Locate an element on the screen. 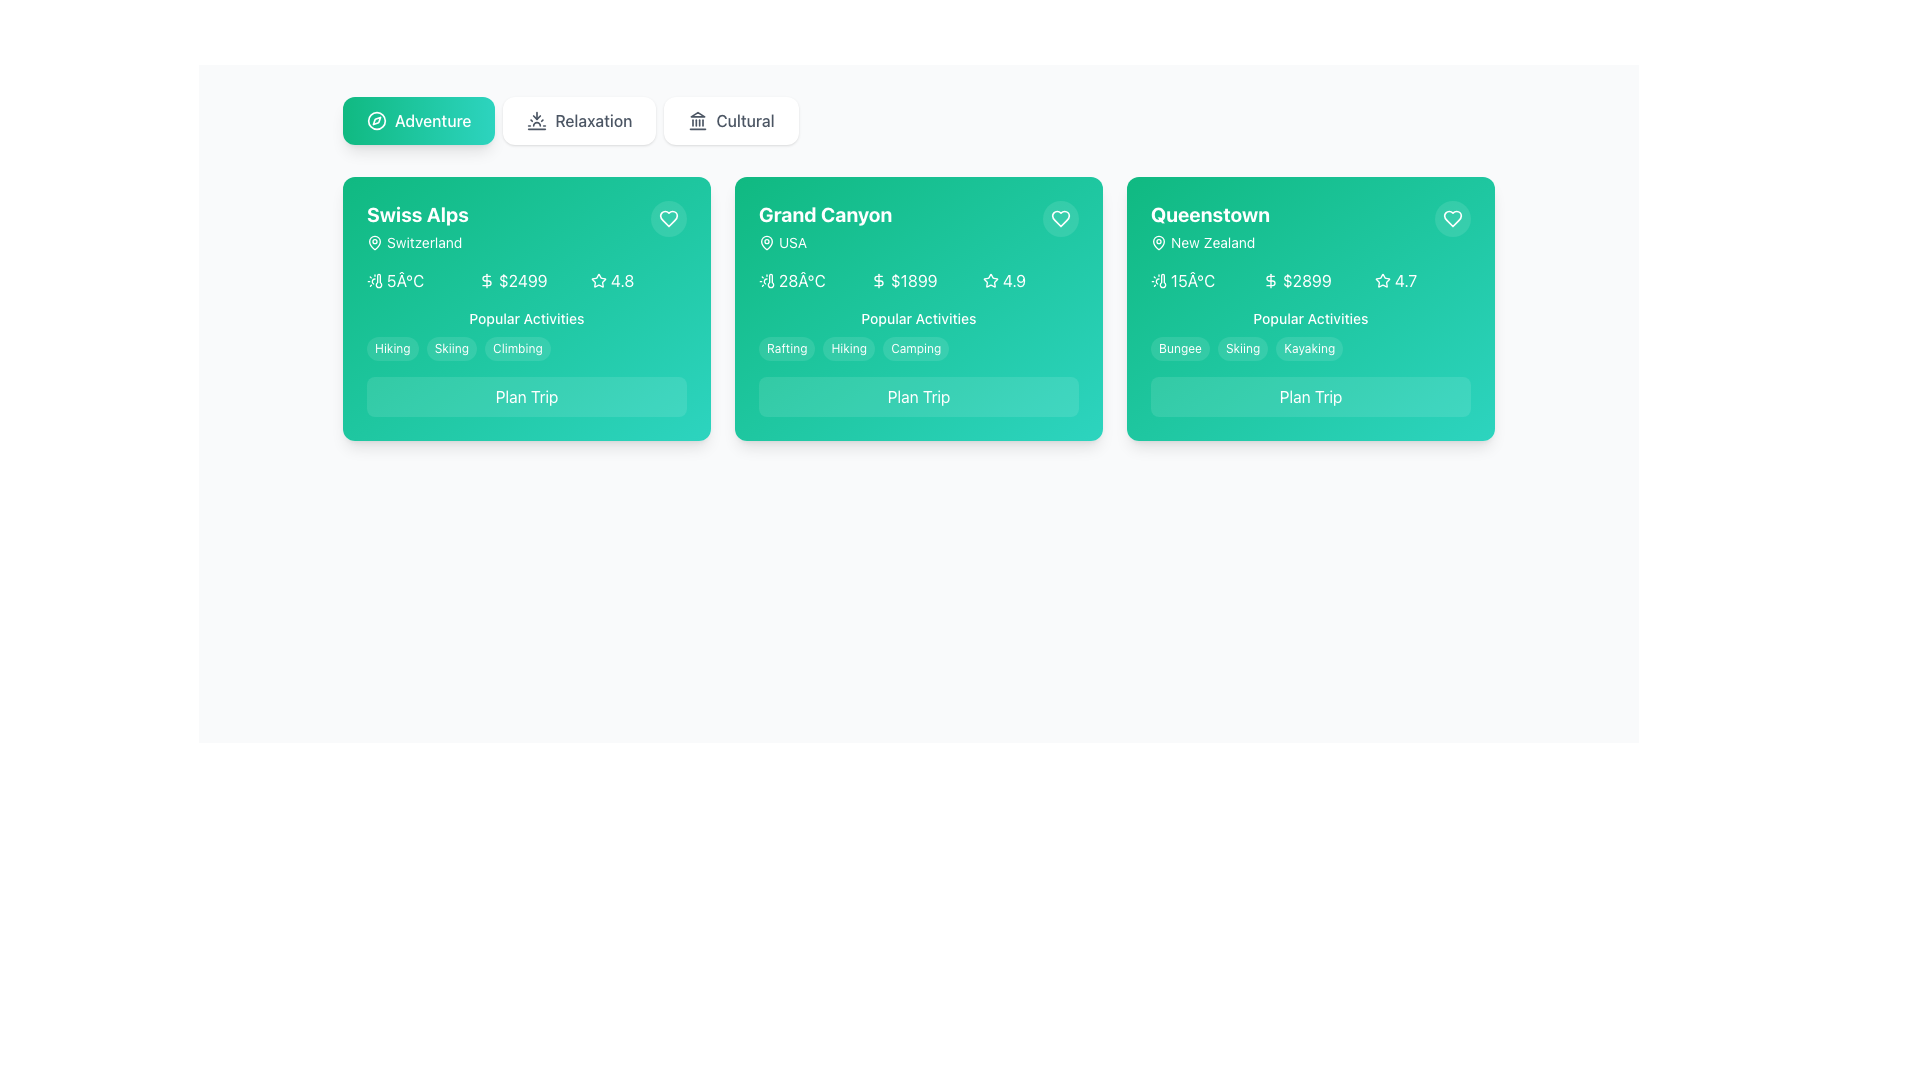  the static label indicating 'Hiking' activity in the 'Popular Activities' section of the 'Grand Canyon' card, which is the second label in the sequence of three labels is located at coordinates (849, 347).